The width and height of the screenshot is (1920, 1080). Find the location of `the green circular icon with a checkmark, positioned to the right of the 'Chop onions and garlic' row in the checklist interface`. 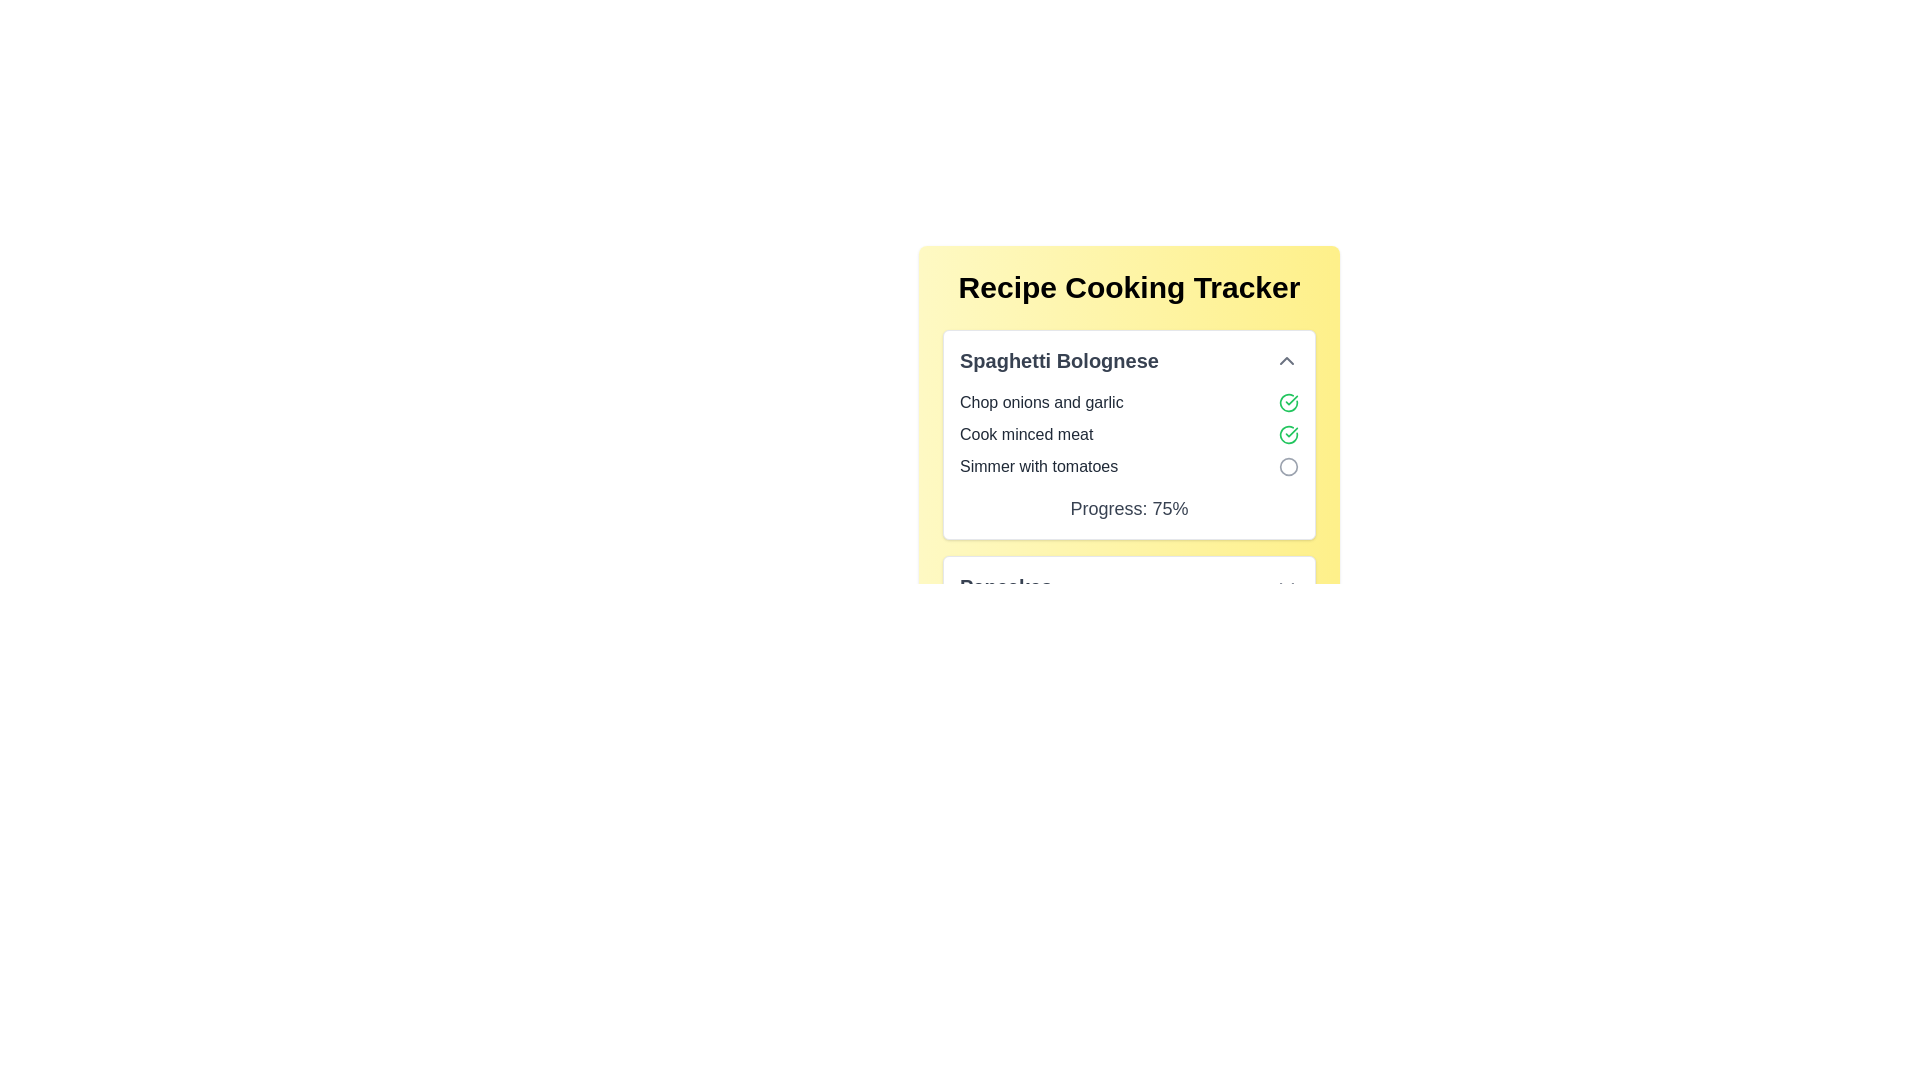

the green circular icon with a checkmark, positioned to the right of the 'Chop onions and garlic' row in the checklist interface is located at coordinates (1289, 402).